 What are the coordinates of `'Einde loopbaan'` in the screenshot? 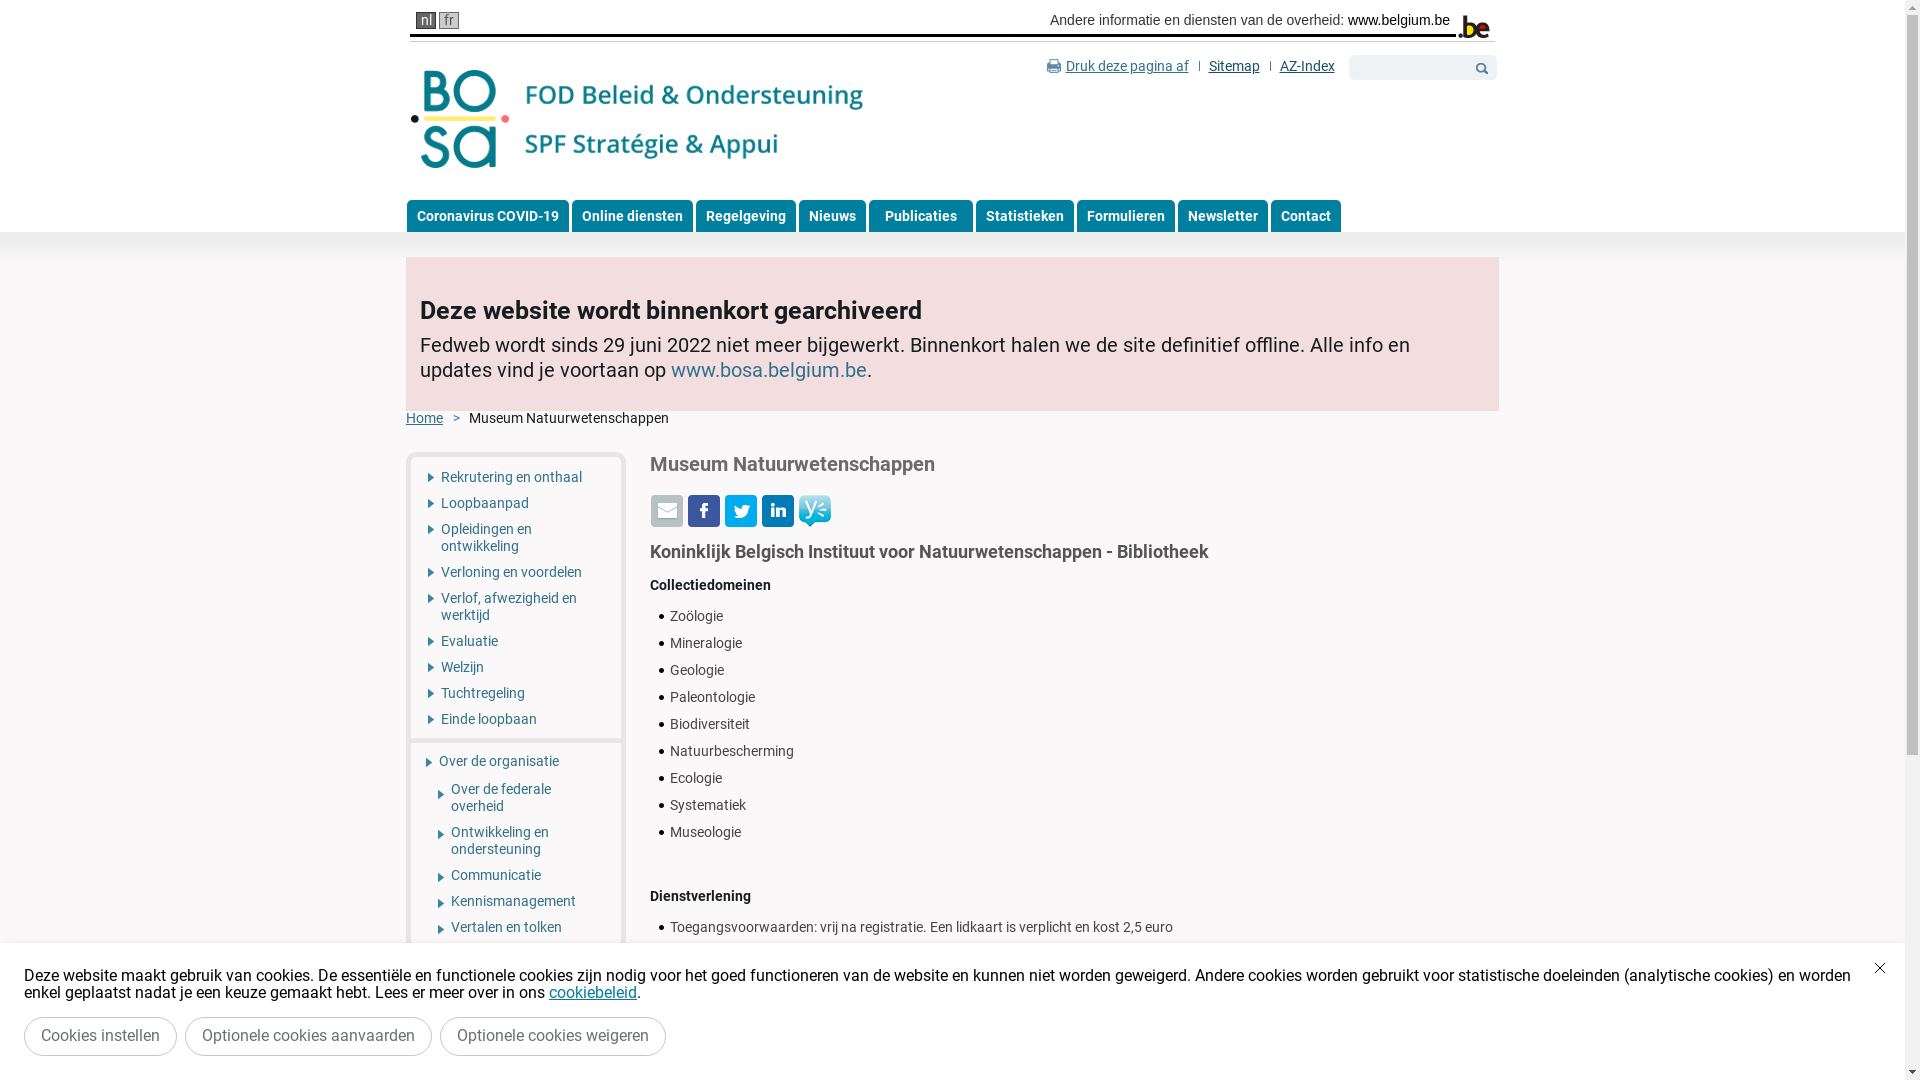 It's located at (410, 721).